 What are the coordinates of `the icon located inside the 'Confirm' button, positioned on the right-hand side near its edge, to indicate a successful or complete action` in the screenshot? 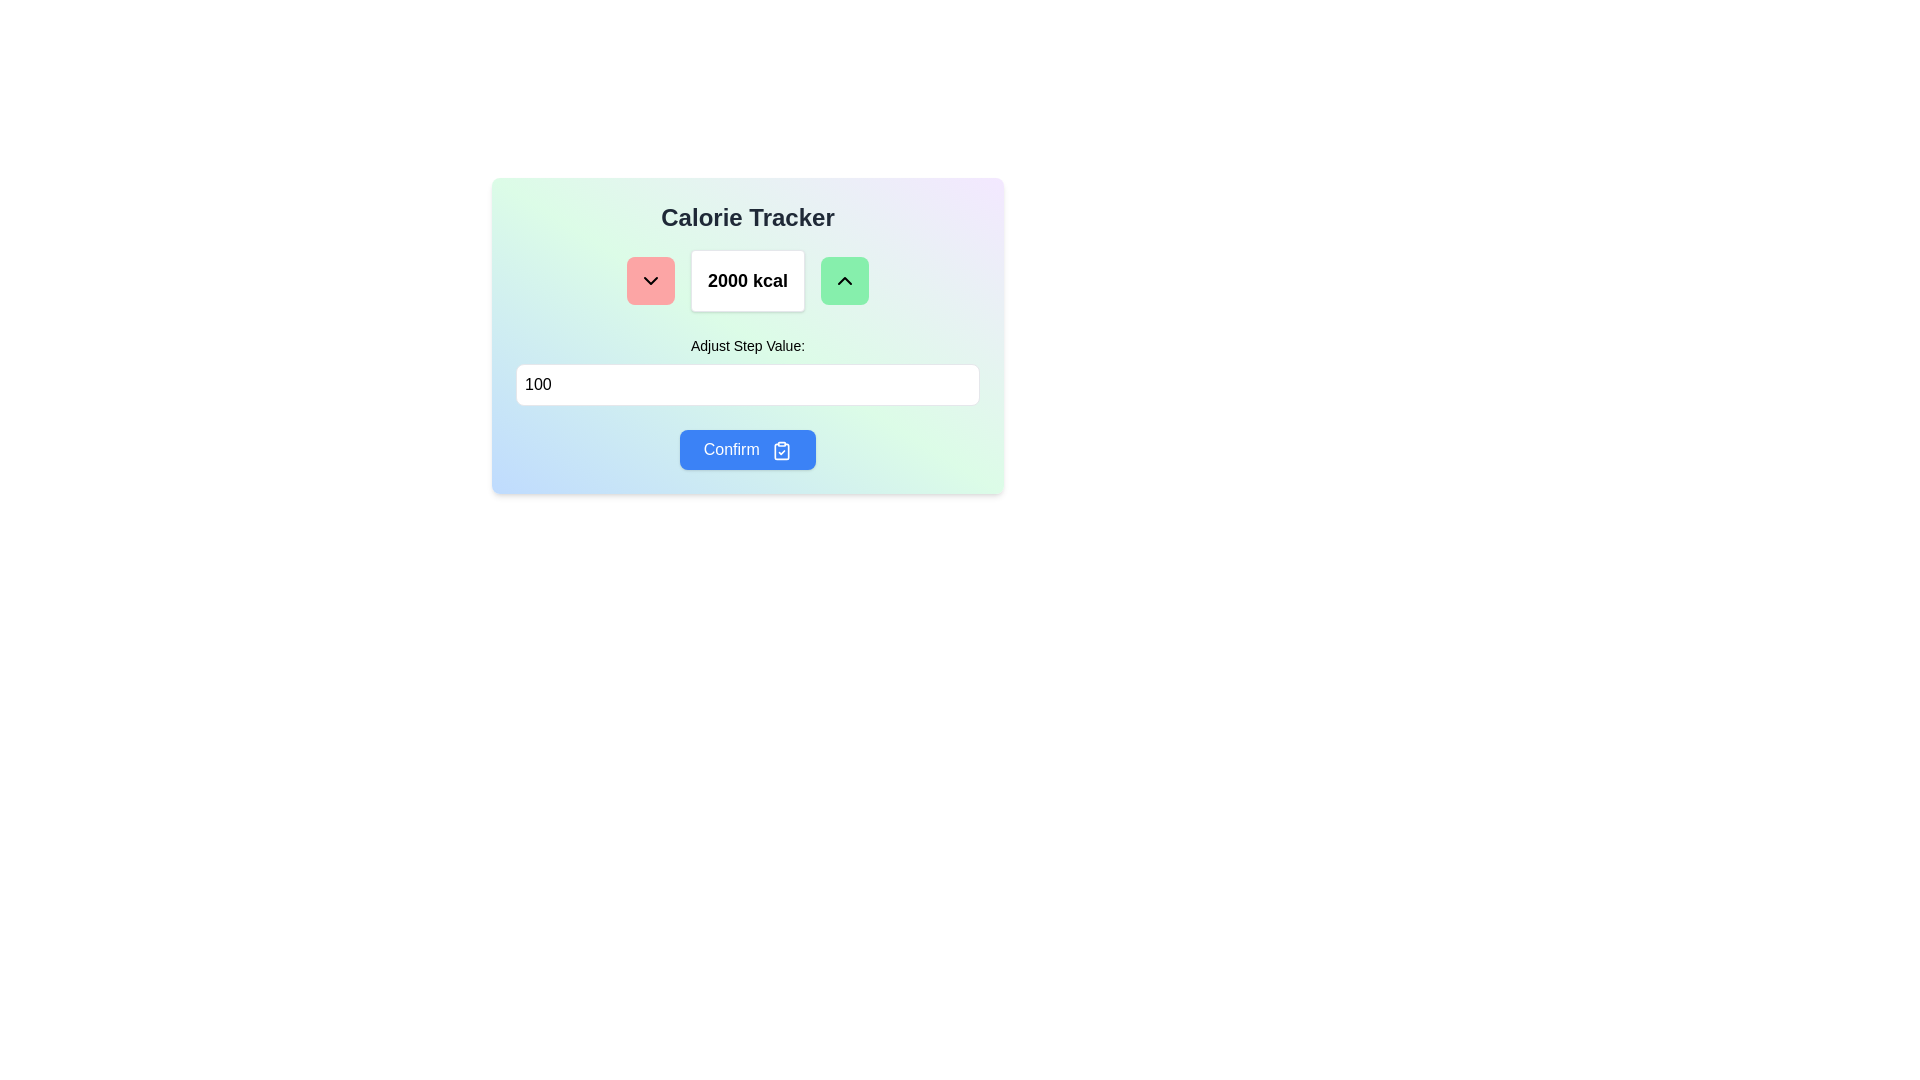 It's located at (781, 450).